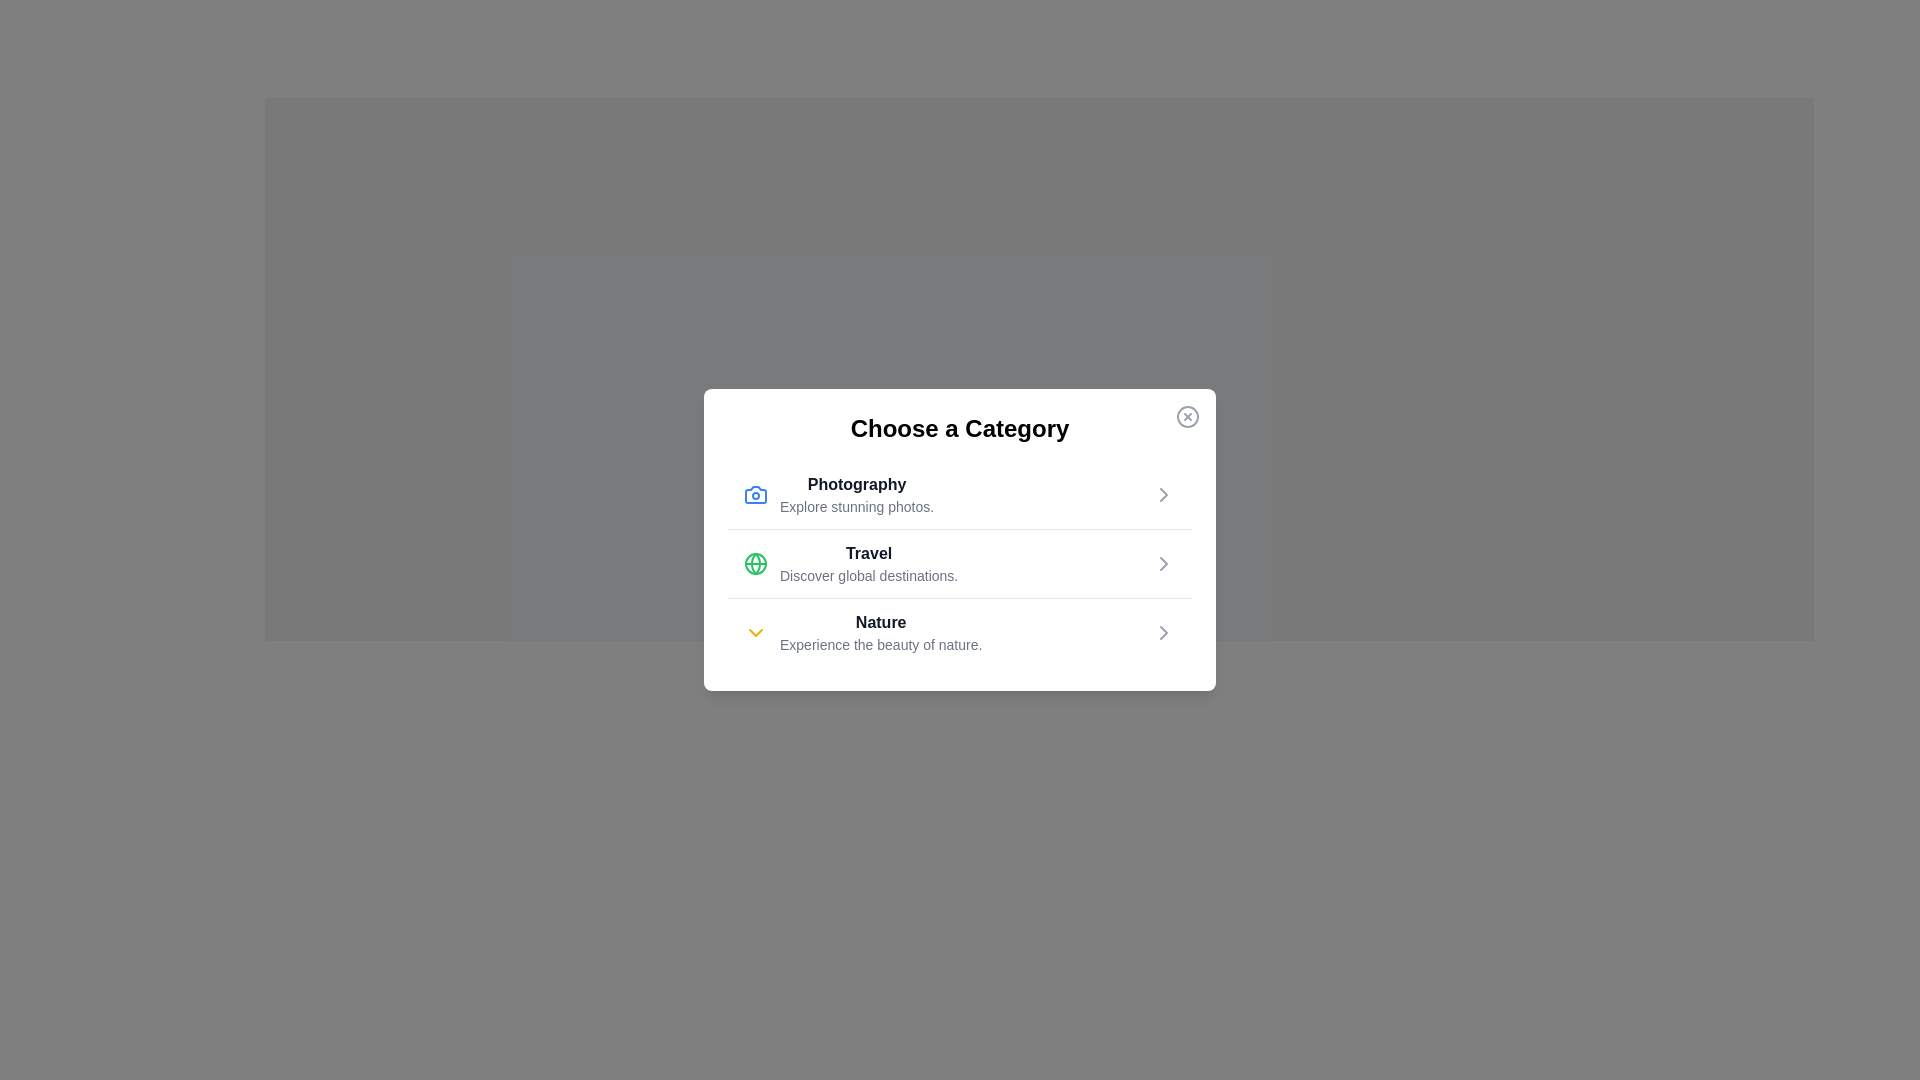 The image size is (1920, 1080). What do you see at coordinates (1163, 563) in the screenshot?
I see `the right-pointing chevron icon styled with gray color that is located to the far right of the 'Travel, Discover global destinations.' row in the modal dialog box titled 'Choose a Category'` at bounding box center [1163, 563].